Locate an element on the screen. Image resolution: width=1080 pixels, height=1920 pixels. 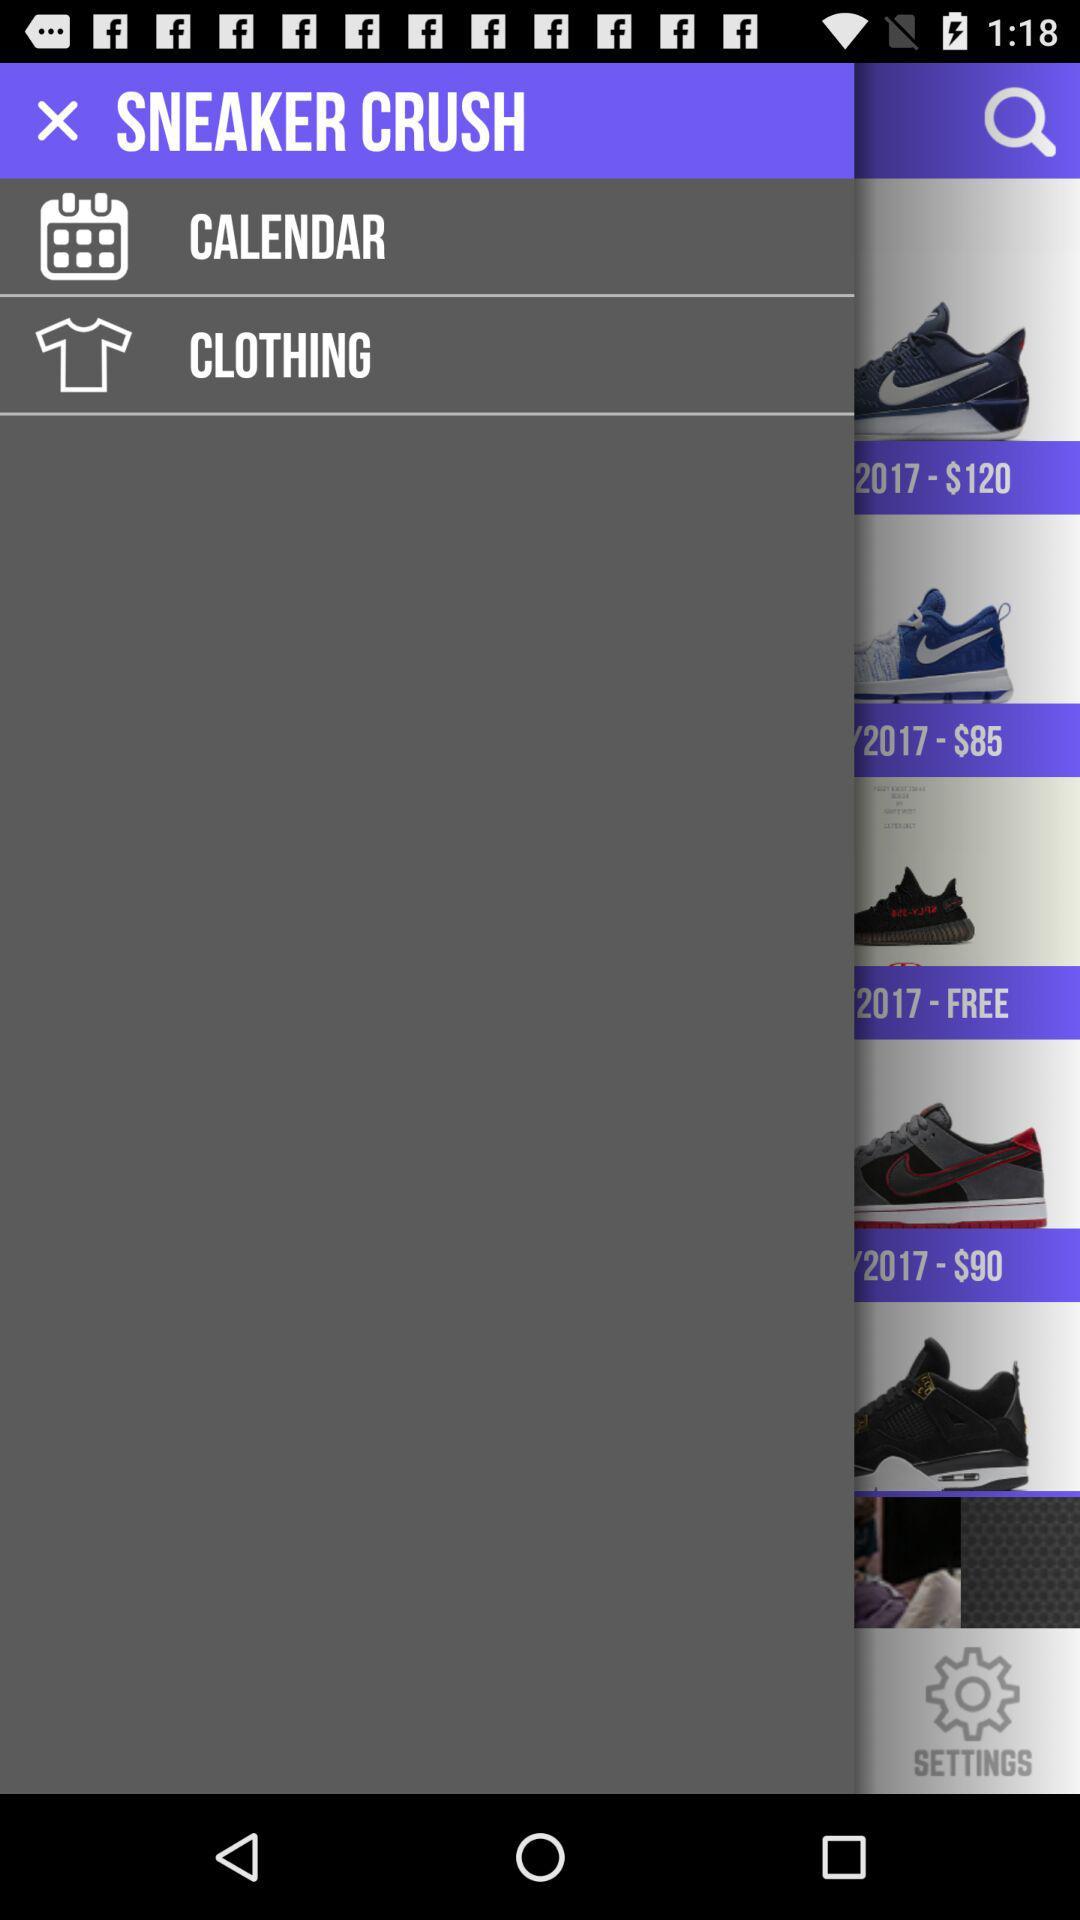
the search icon is located at coordinates (1018, 128).